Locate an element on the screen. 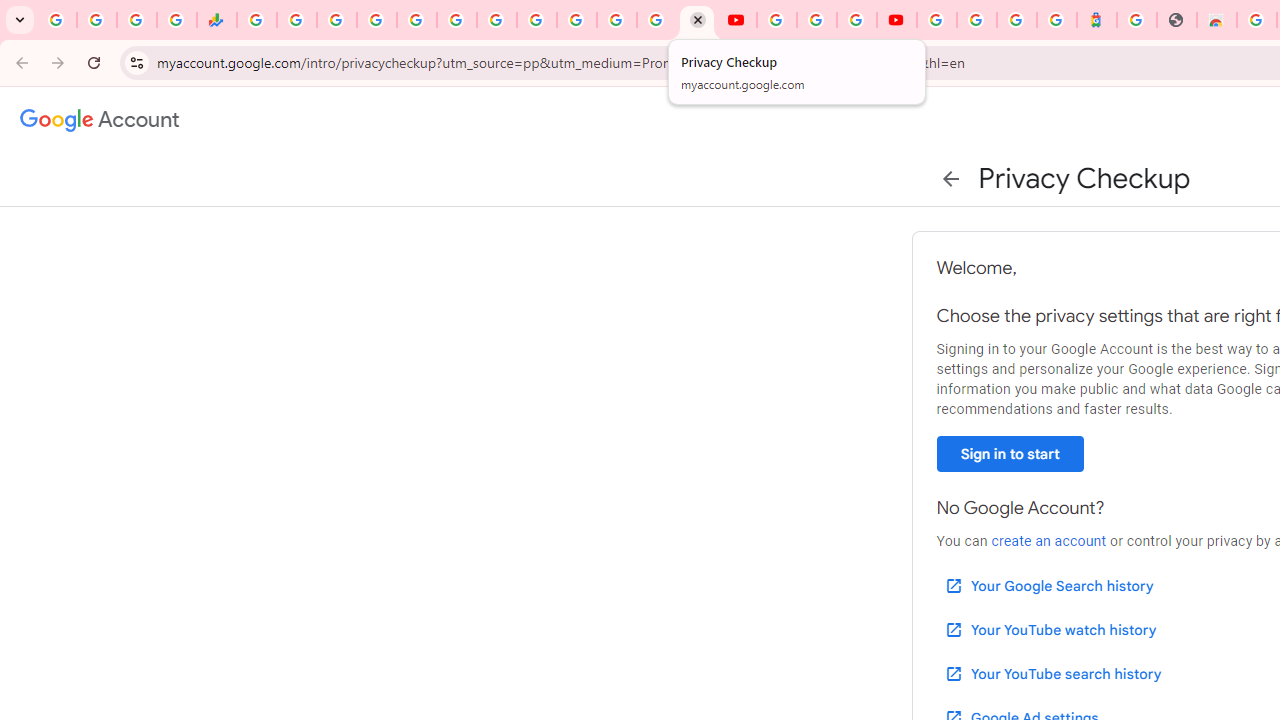 This screenshot has height=720, width=1280. 'Google Workspace Admin Community' is located at coordinates (56, 20).